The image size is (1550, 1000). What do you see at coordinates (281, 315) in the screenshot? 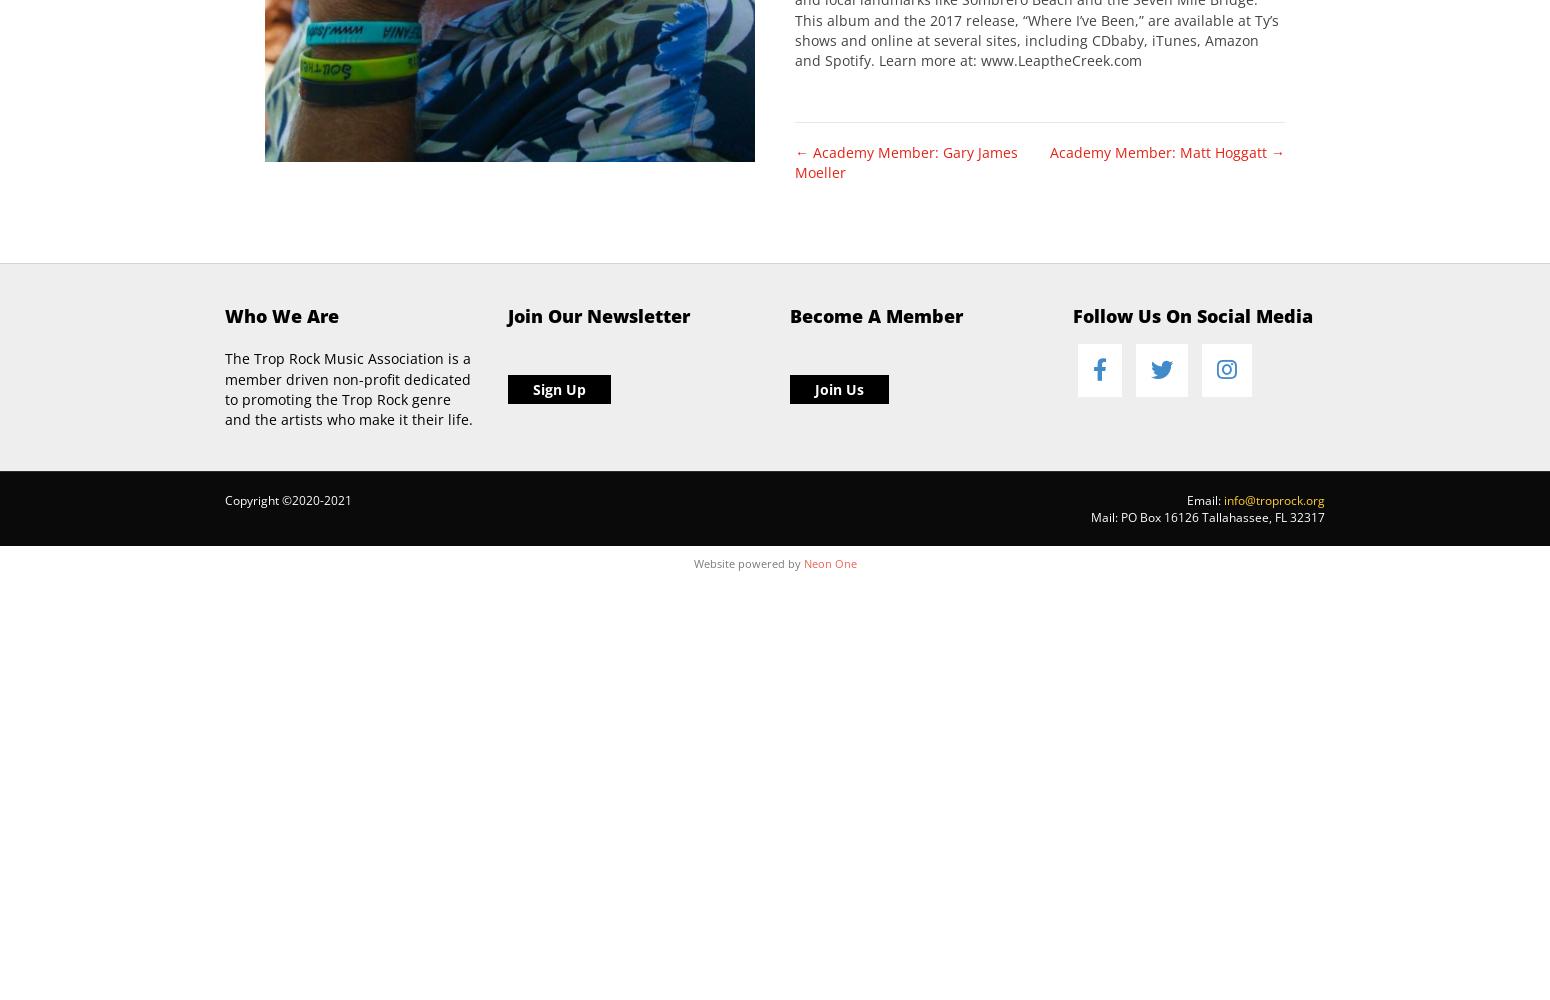
I see `'Who We Are'` at bounding box center [281, 315].